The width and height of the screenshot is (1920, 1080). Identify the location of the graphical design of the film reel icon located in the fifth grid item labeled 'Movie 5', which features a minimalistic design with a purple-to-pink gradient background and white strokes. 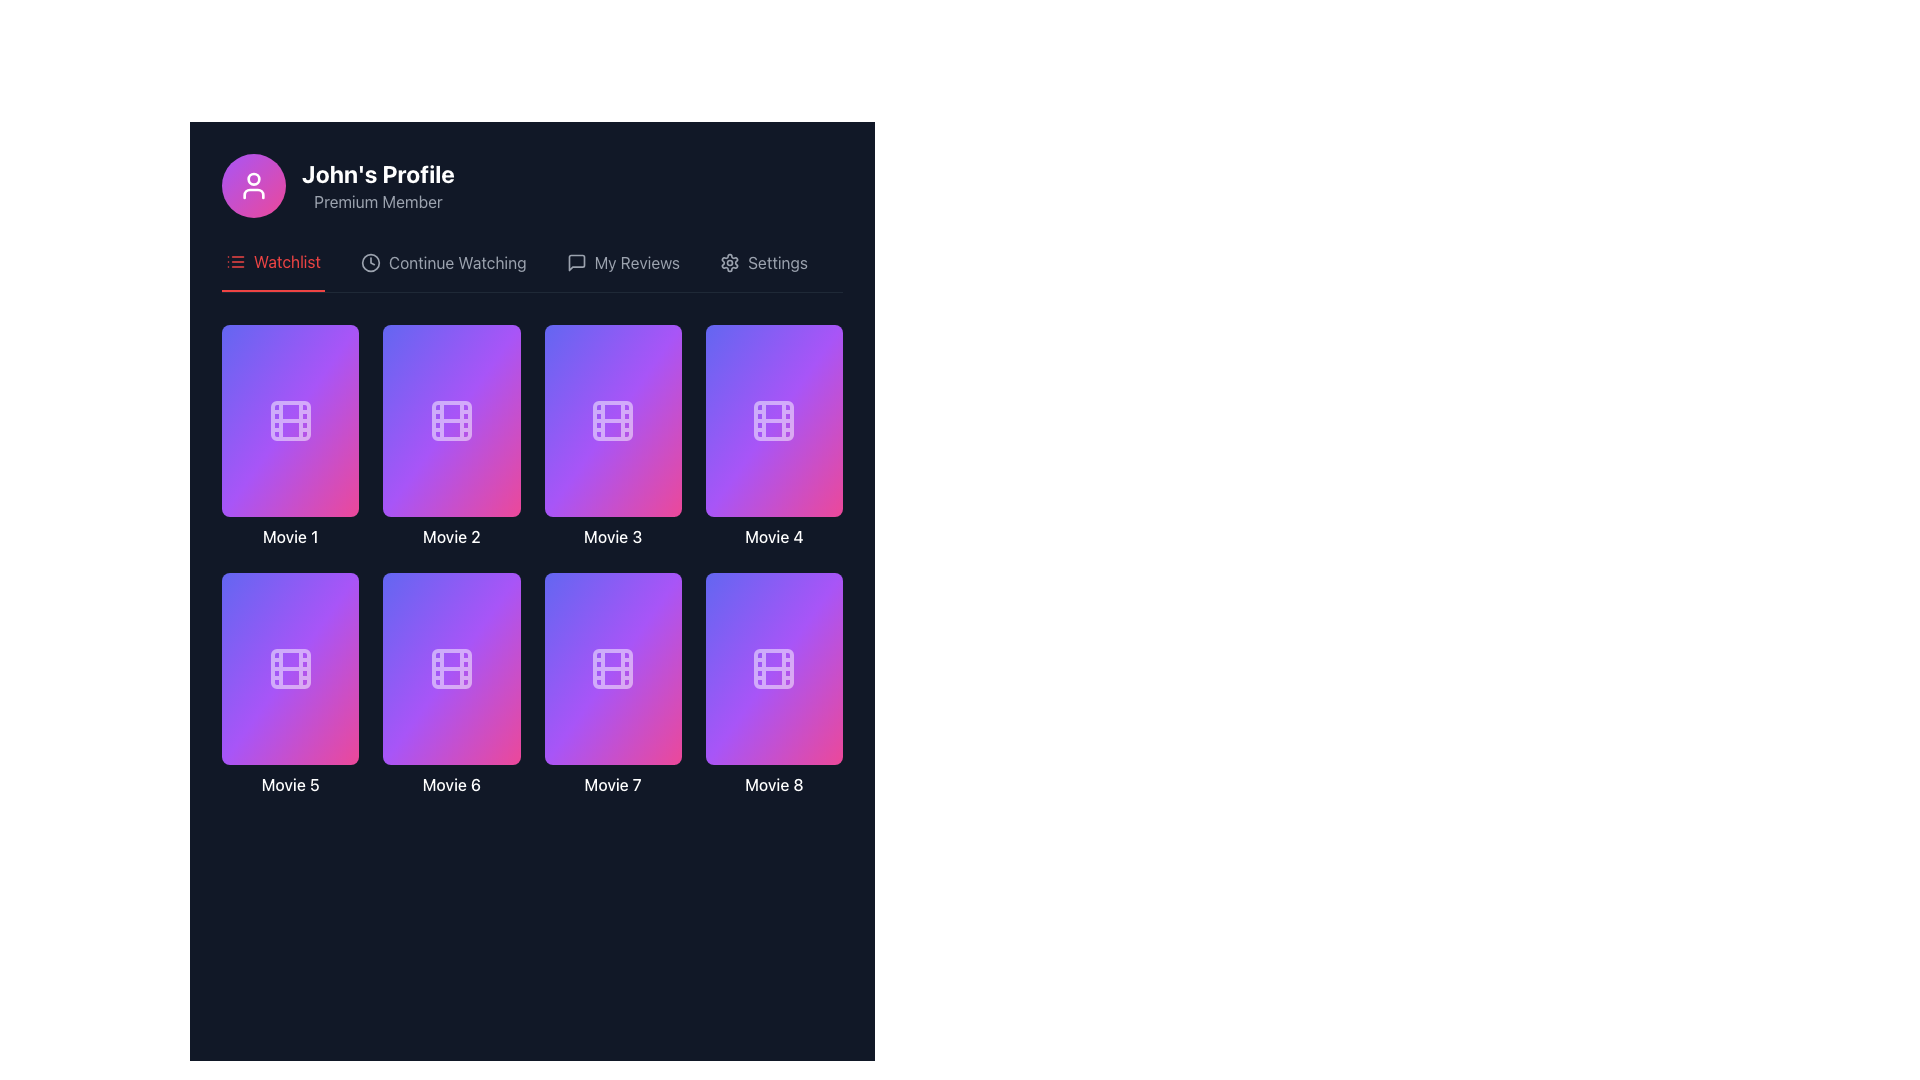
(289, 668).